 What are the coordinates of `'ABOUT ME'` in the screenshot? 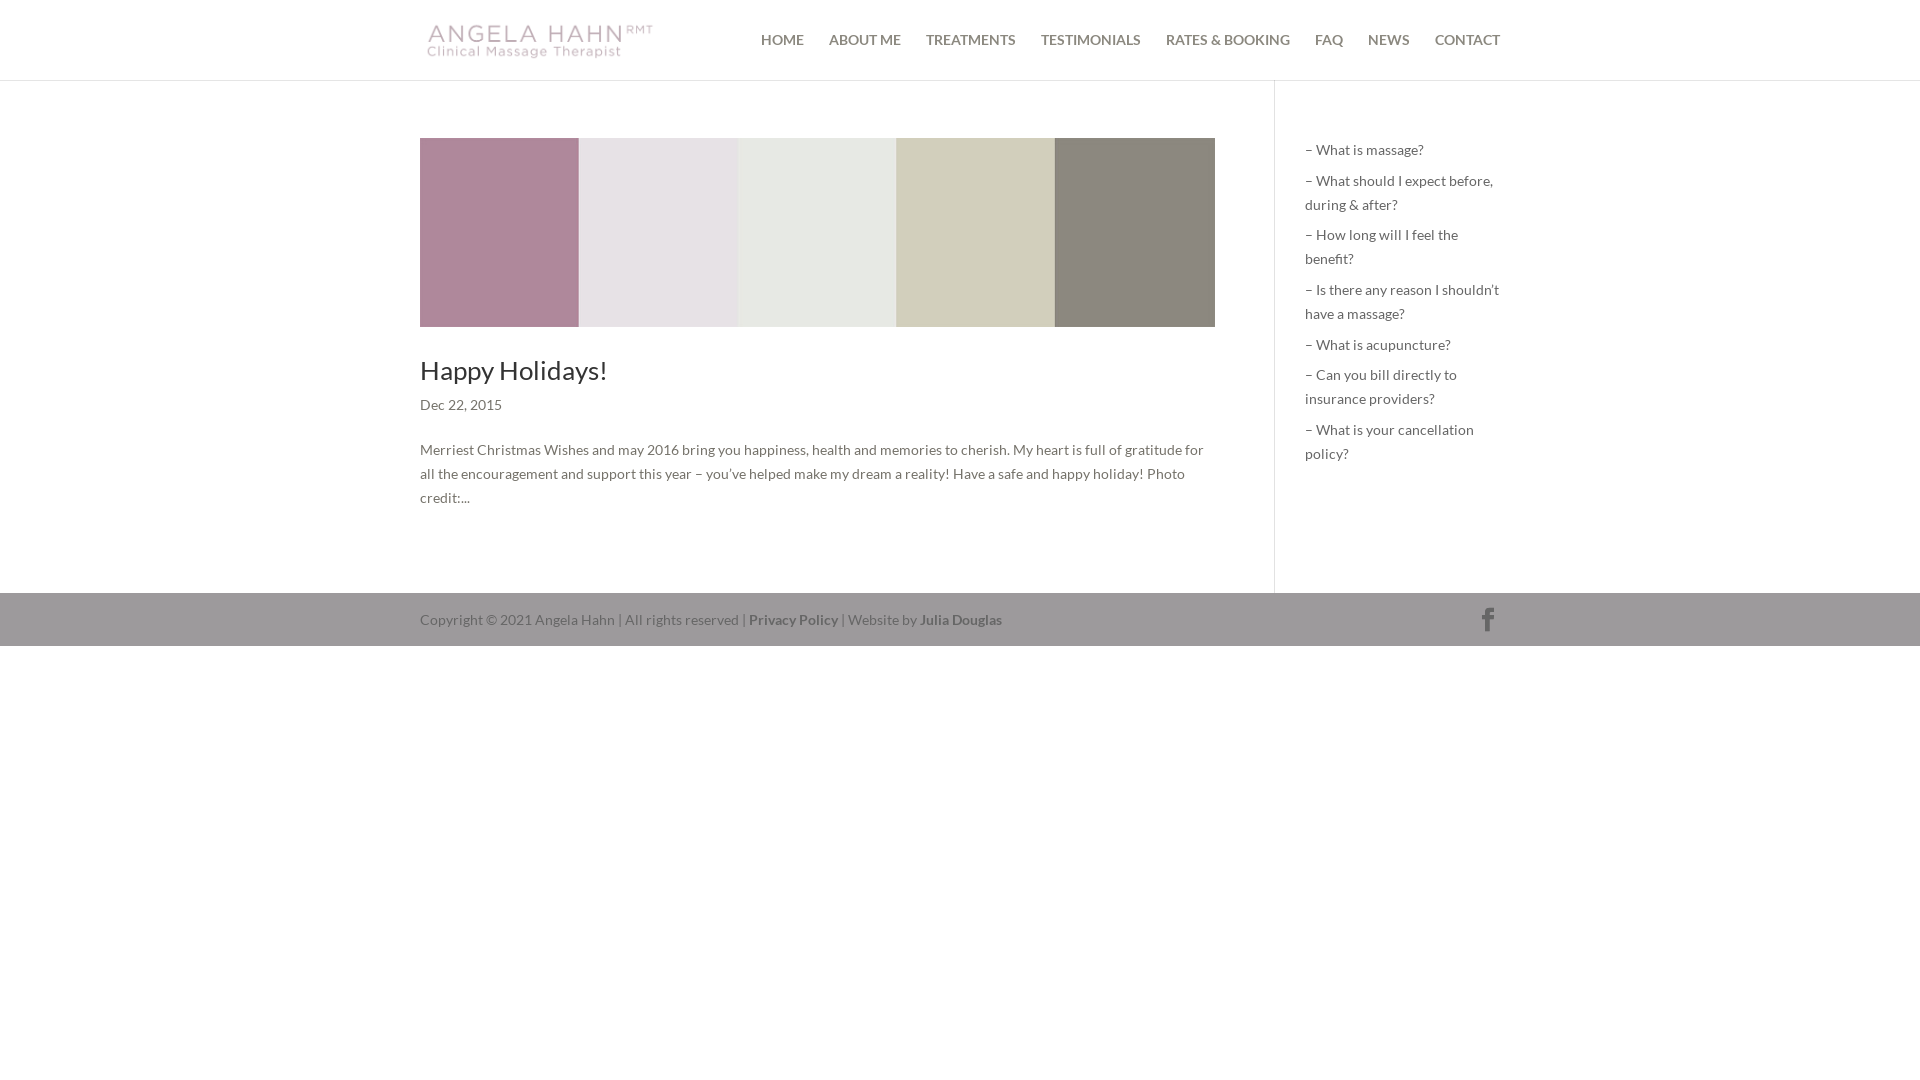 It's located at (864, 55).